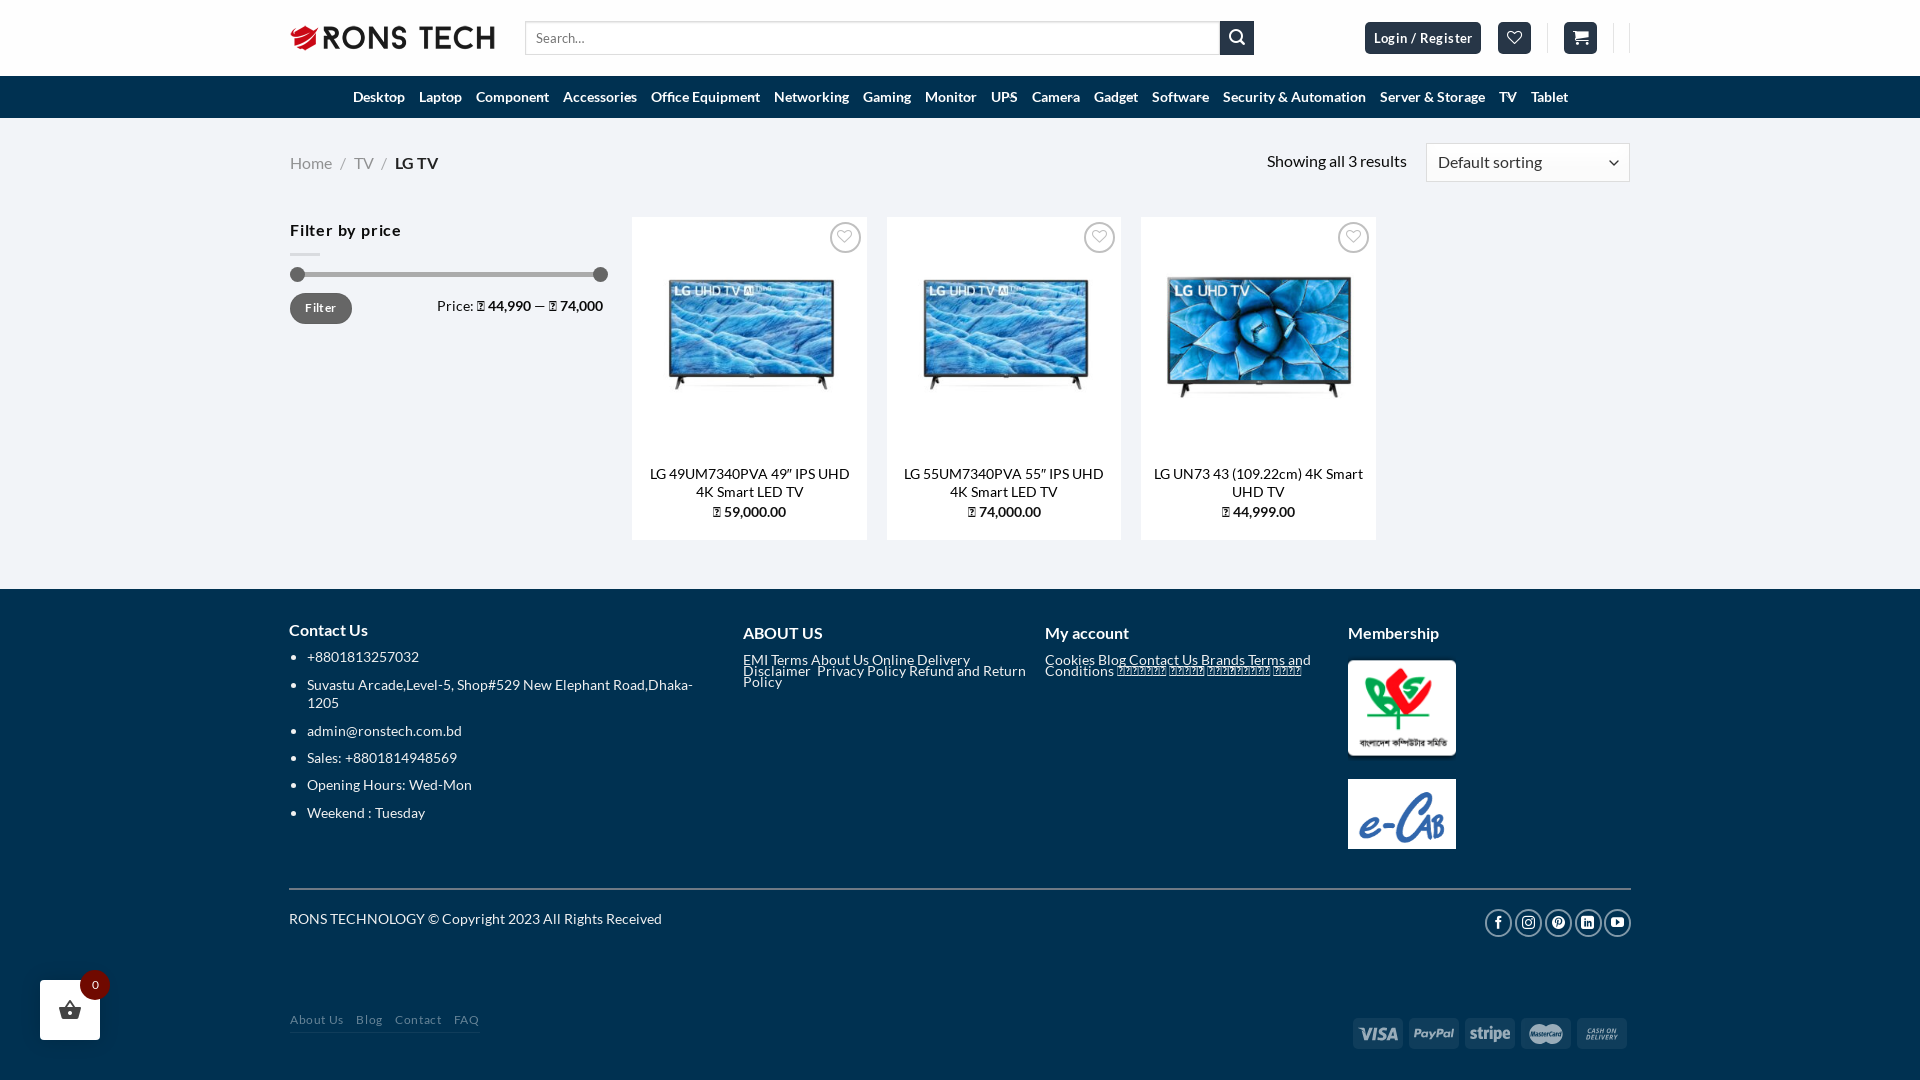 The width and height of the screenshot is (1920, 1080). What do you see at coordinates (364, 161) in the screenshot?
I see `'TV'` at bounding box center [364, 161].